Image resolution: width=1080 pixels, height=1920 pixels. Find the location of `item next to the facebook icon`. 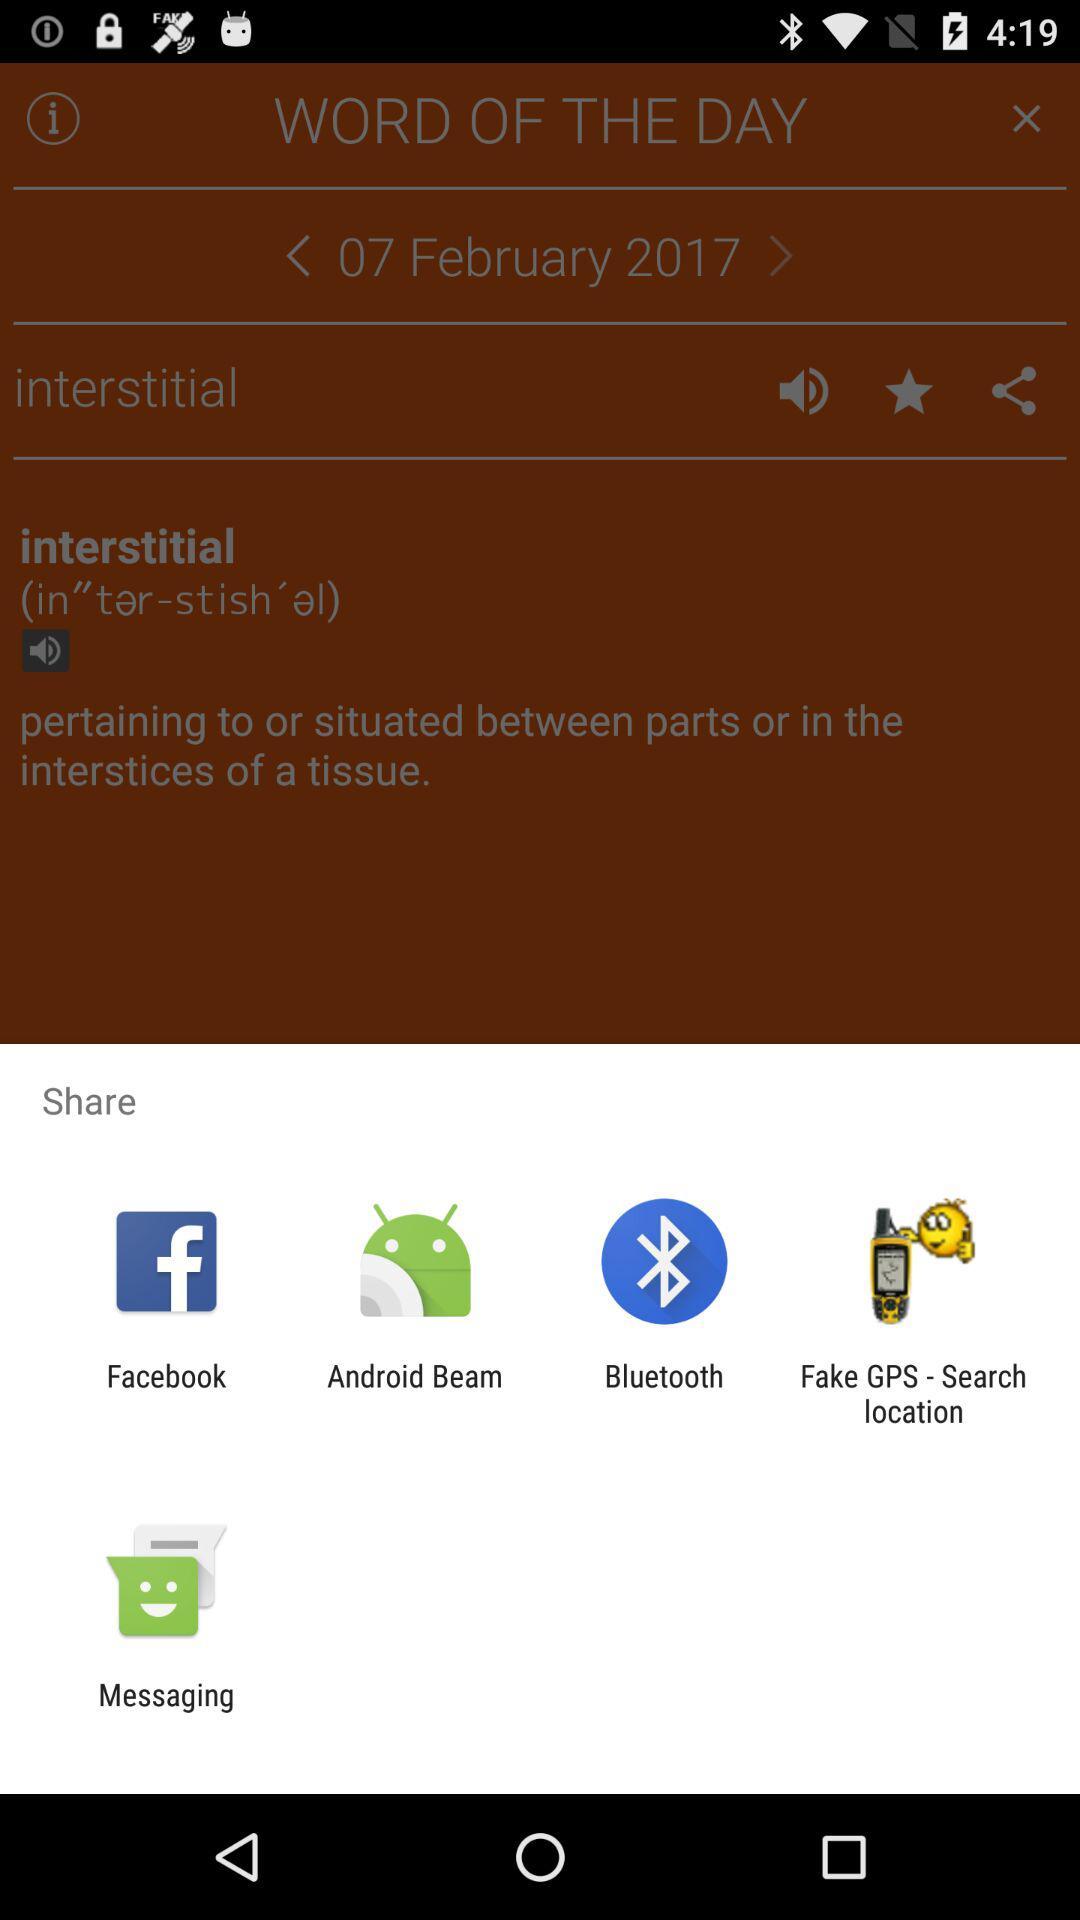

item next to the facebook icon is located at coordinates (414, 1392).